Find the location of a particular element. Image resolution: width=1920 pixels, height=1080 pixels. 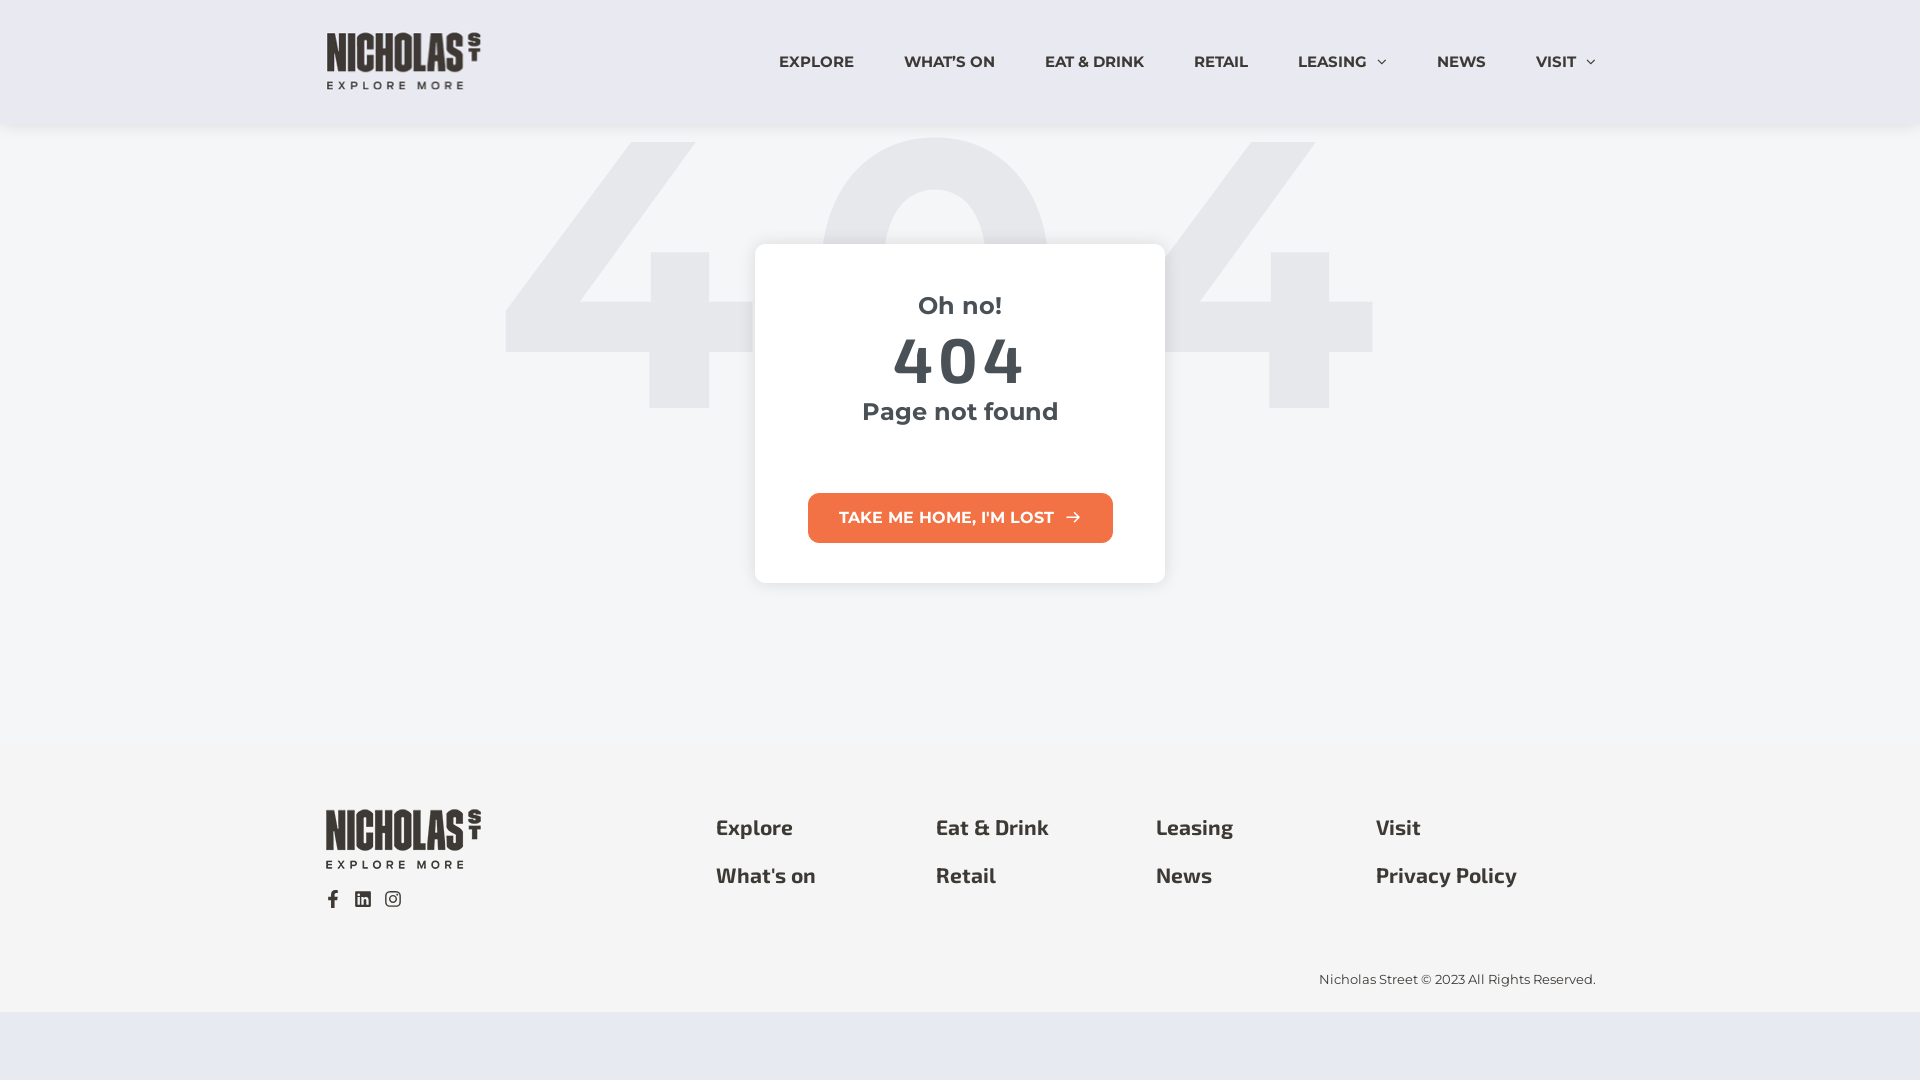

'Retail' is located at coordinates (935, 874).